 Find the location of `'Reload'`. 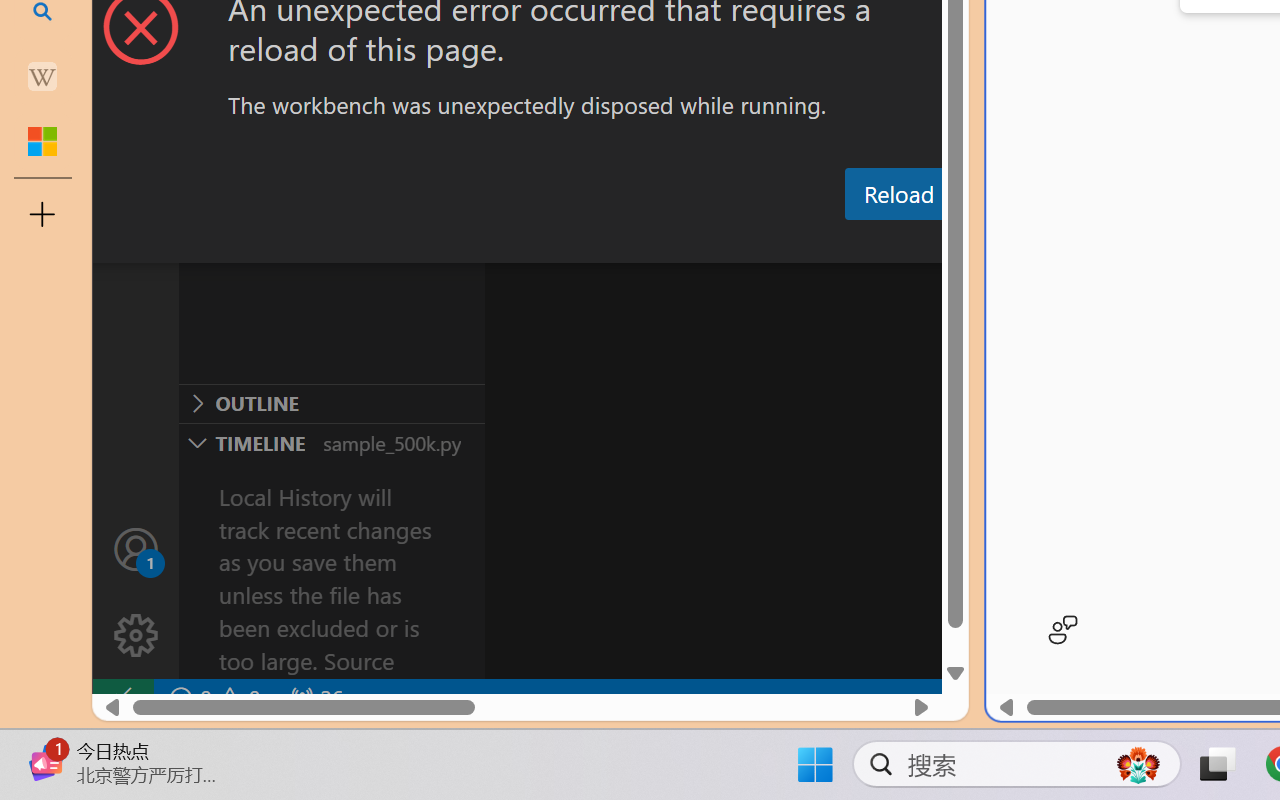

'Reload' is located at coordinates (897, 192).